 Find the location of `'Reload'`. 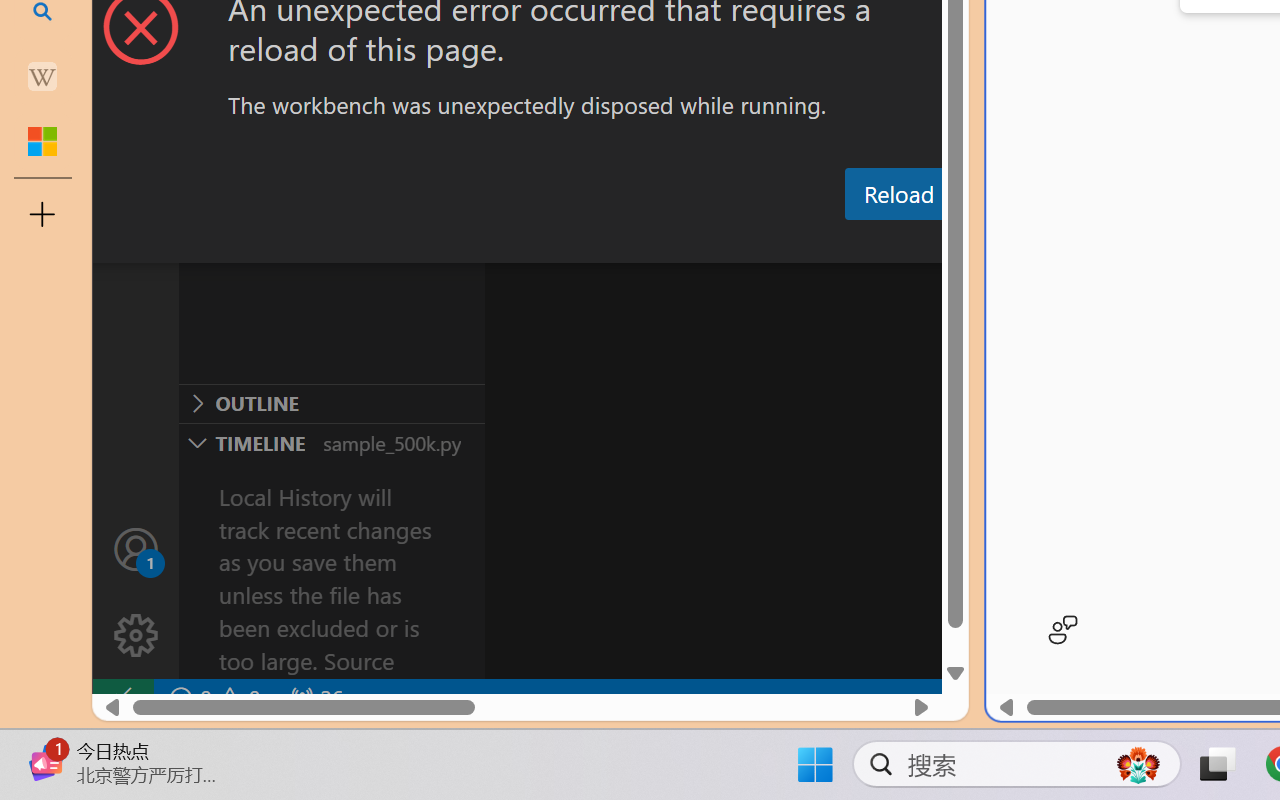

'Reload' is located at coordinates (897, 192).